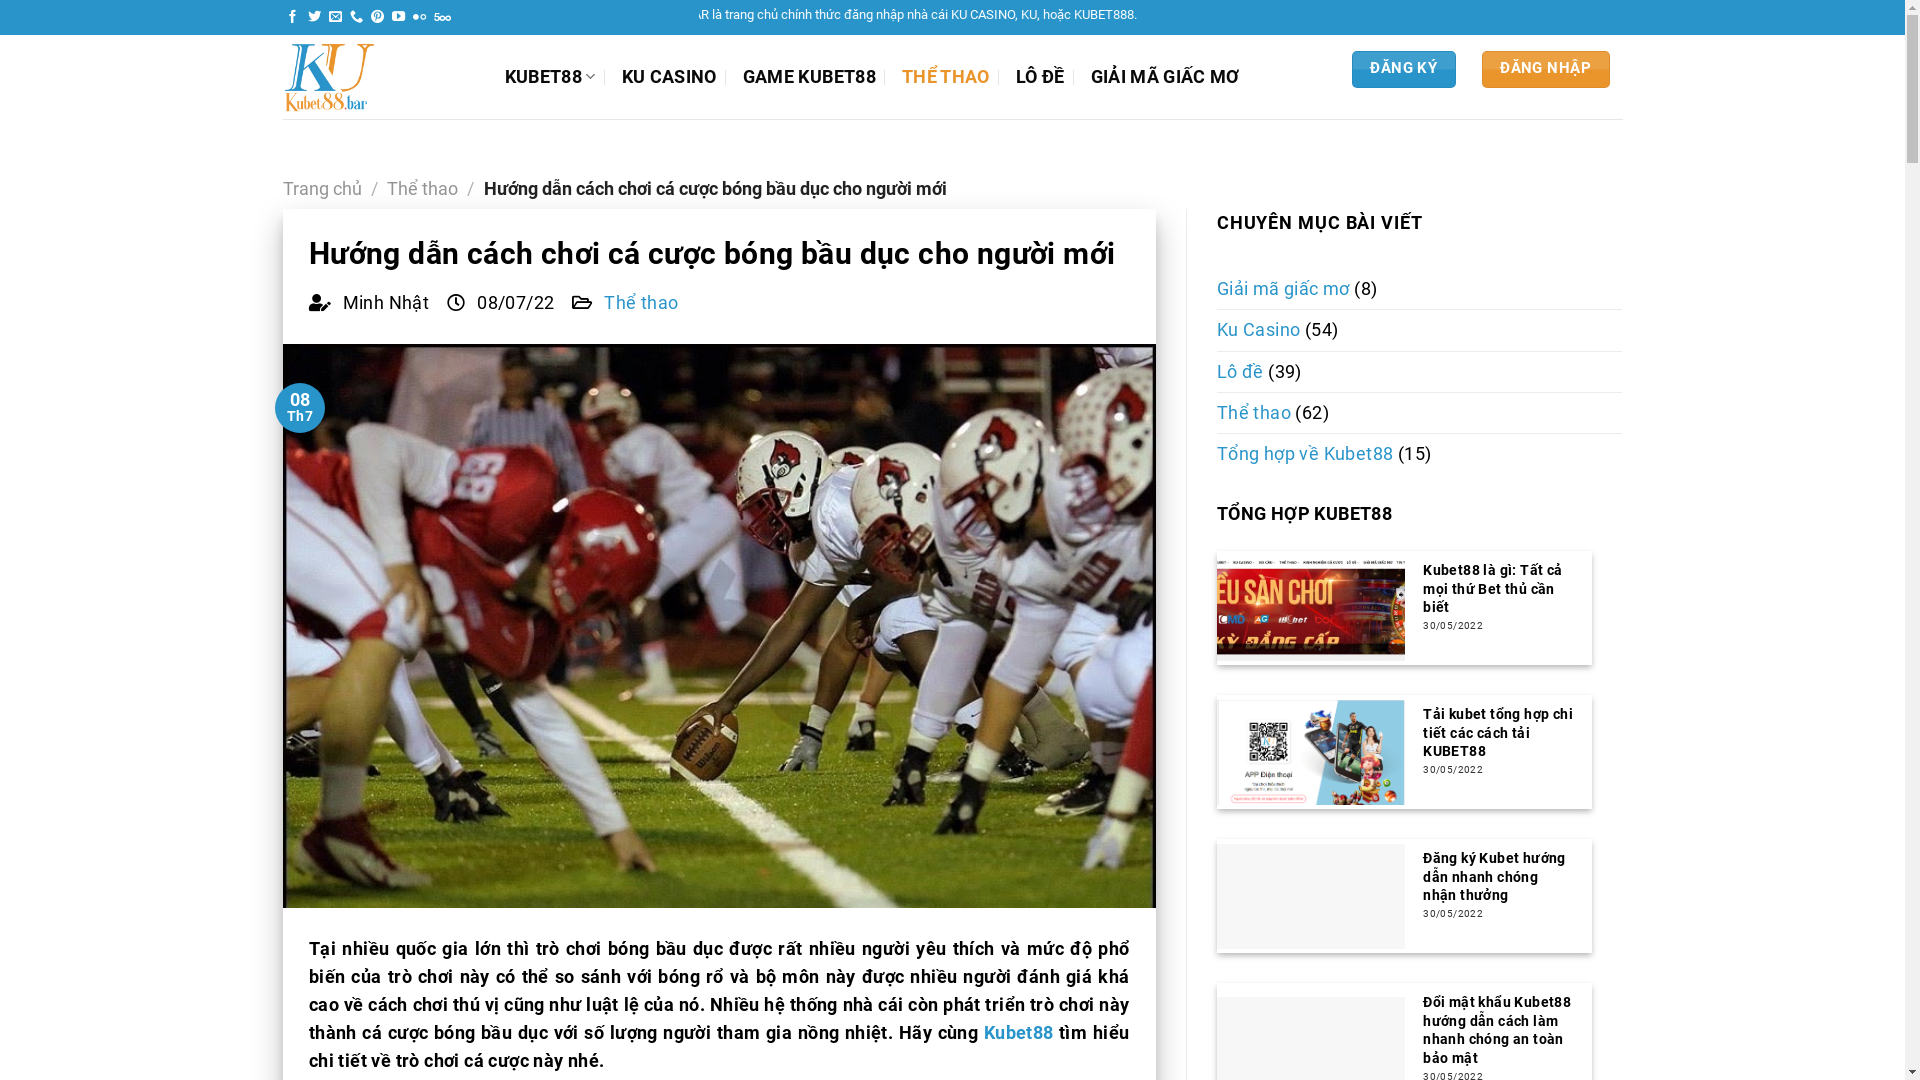  I want to click on 'KU CASINO', so click(669, 76).